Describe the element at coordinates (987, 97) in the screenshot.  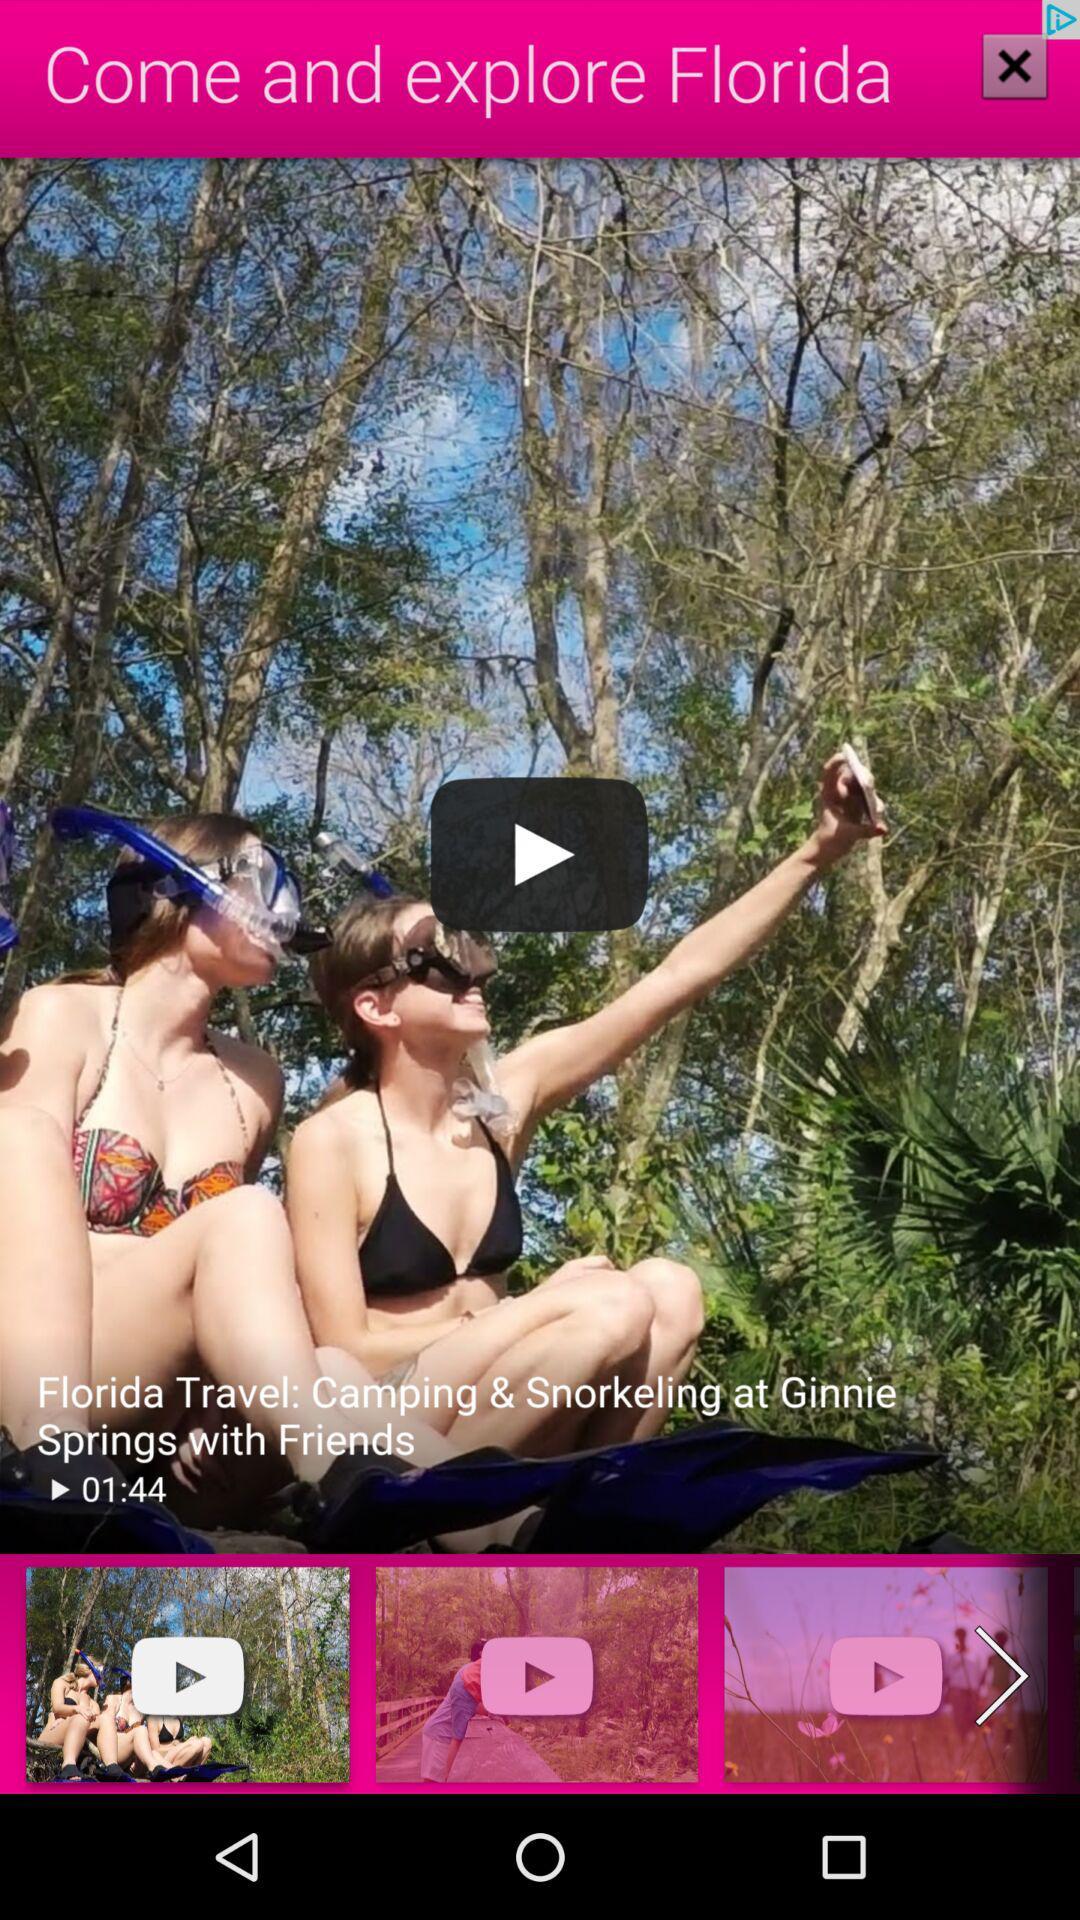
I see `the close icon` at that location.